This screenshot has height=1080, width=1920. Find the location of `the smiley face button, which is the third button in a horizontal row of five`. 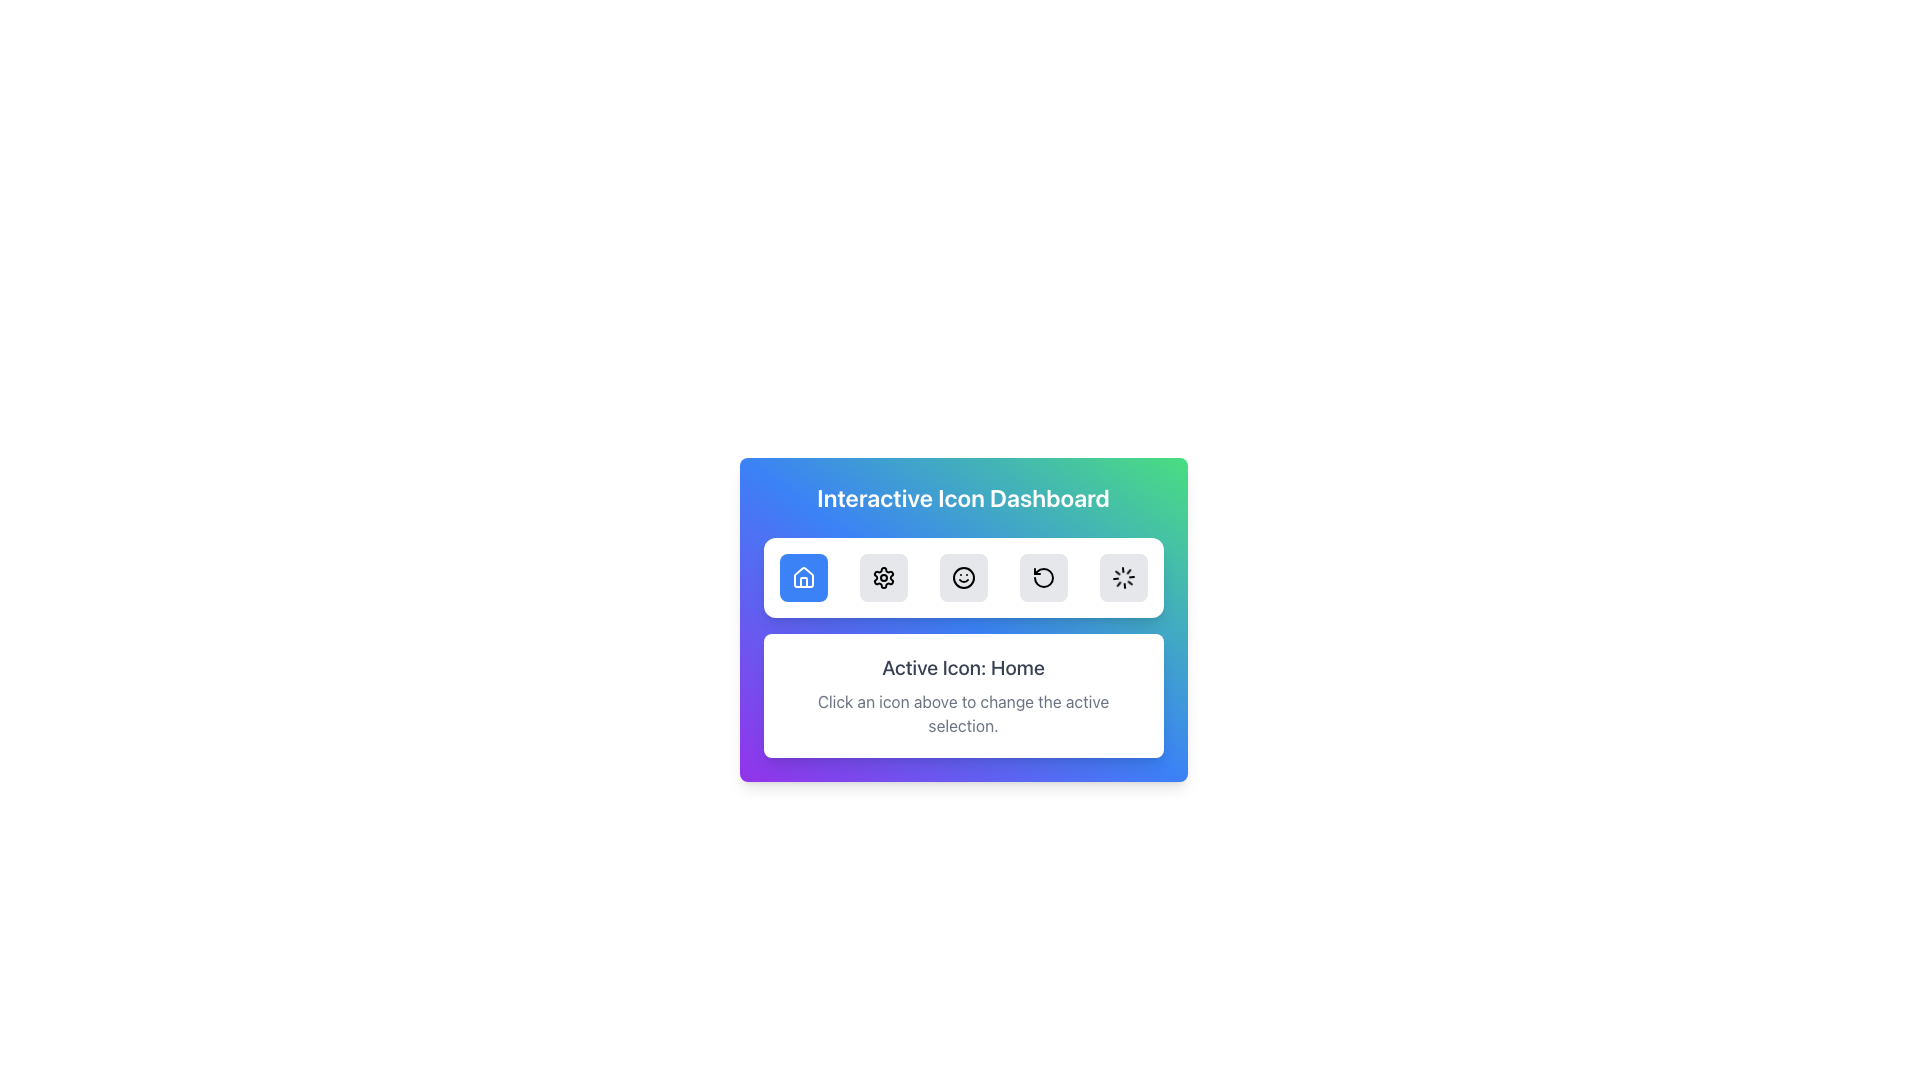

the smiley face button, which is the third button in a horizontal row of five is located at coordinates (963, 578).